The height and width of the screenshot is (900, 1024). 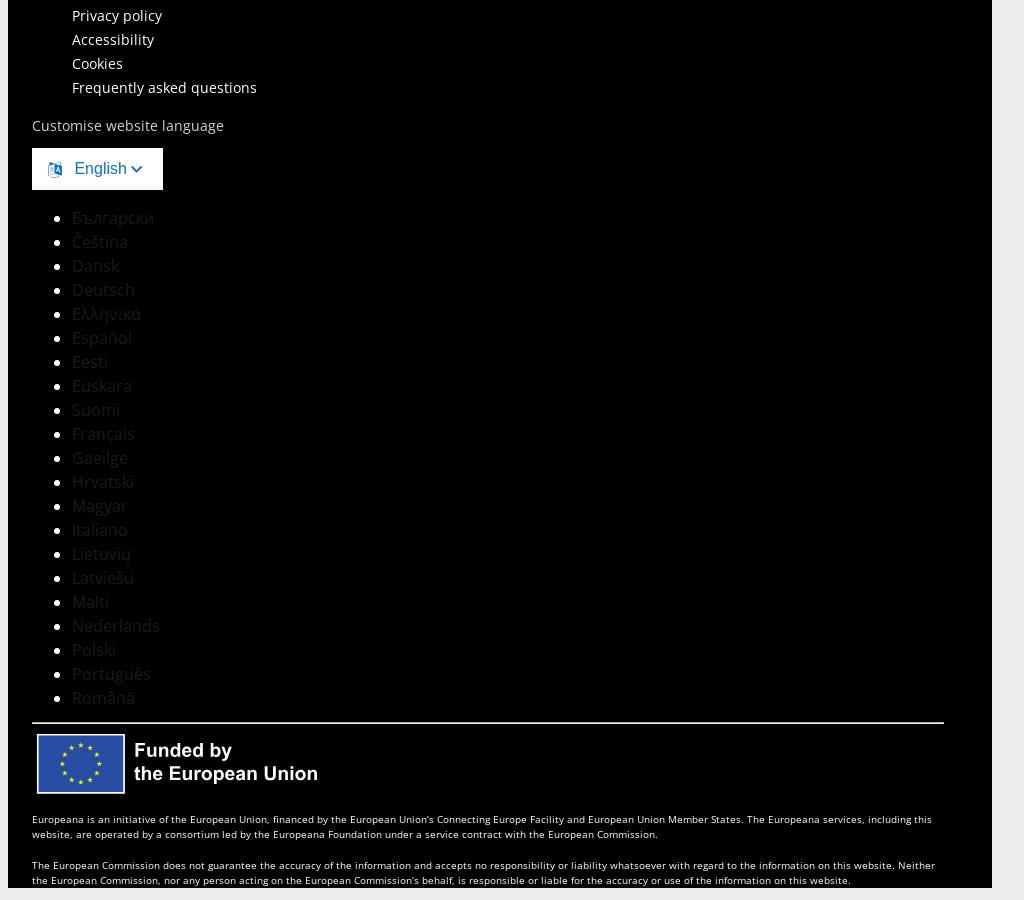 What do you see at coordinates (90, 601) in the screenshot?
I see `'Malti'` at bounding box center [90, 601].